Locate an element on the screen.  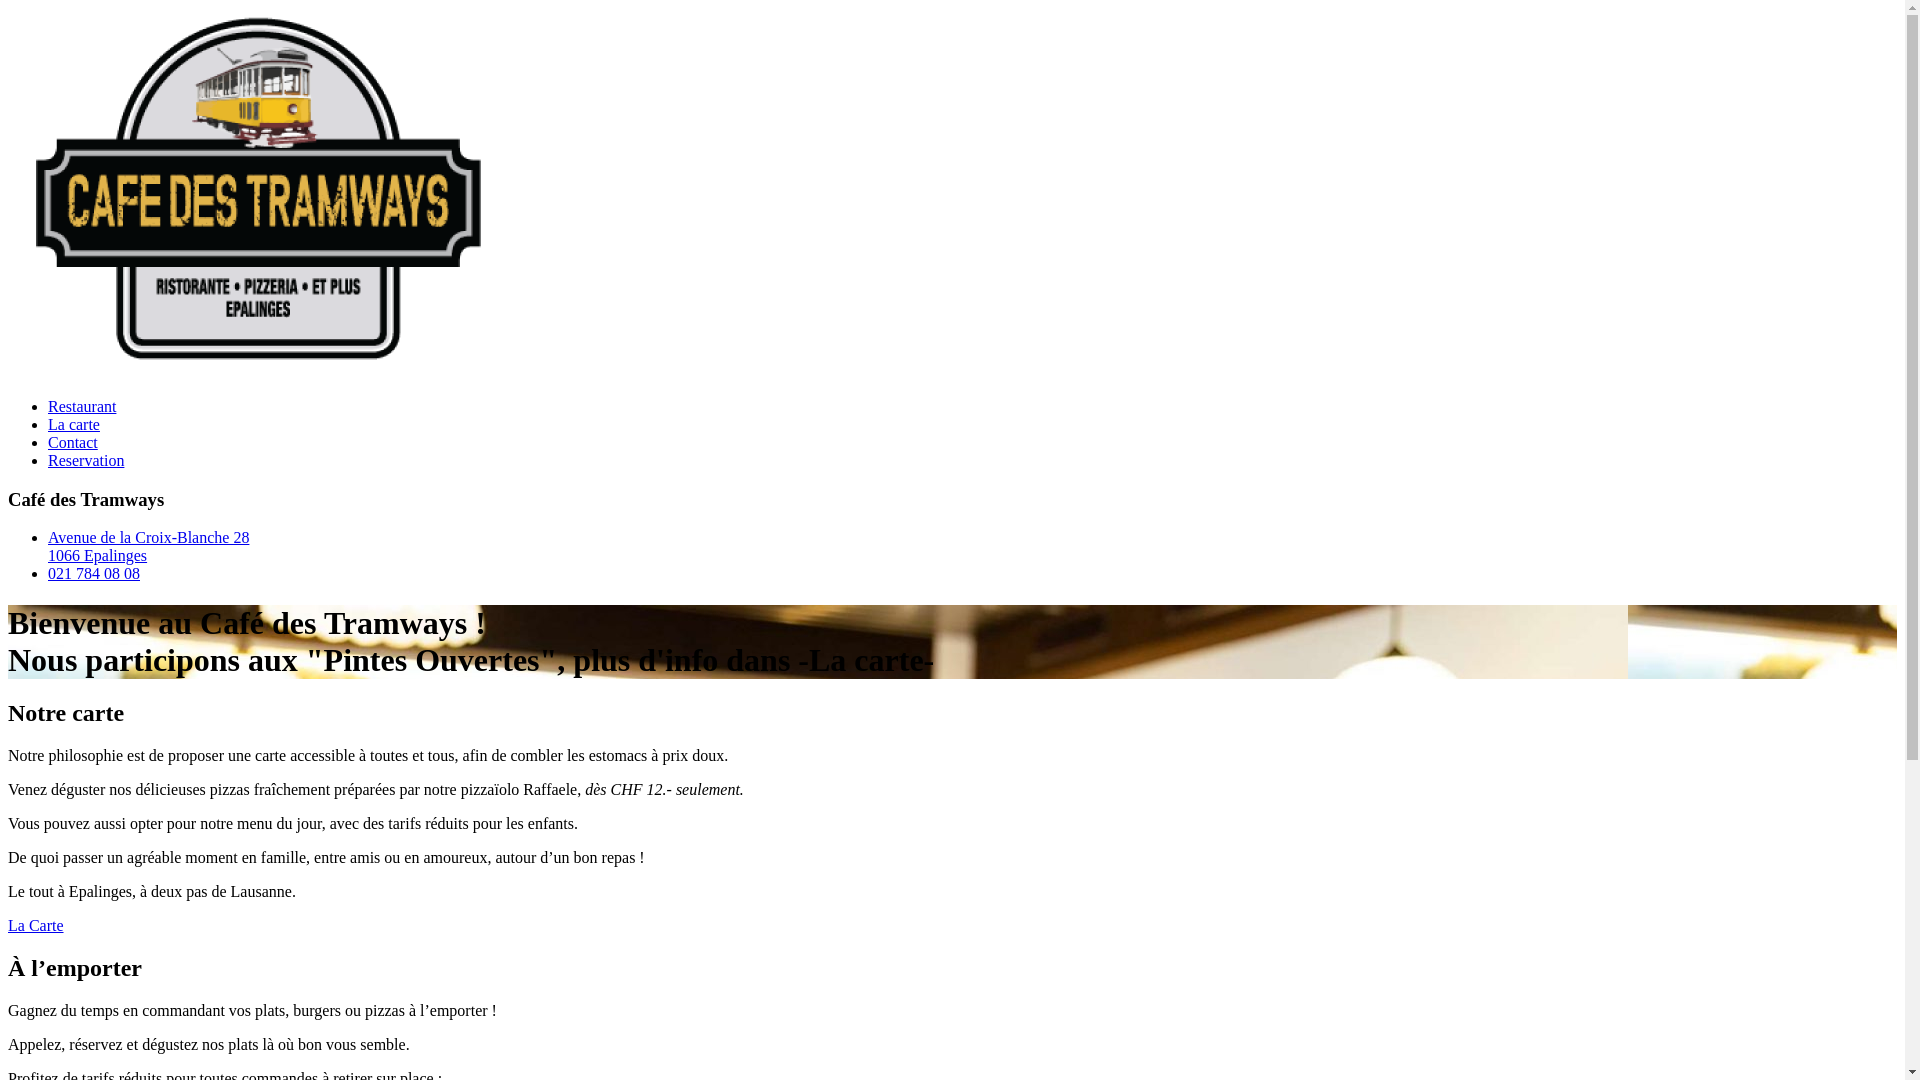
'Contact' is located at coordinates (72, 441).